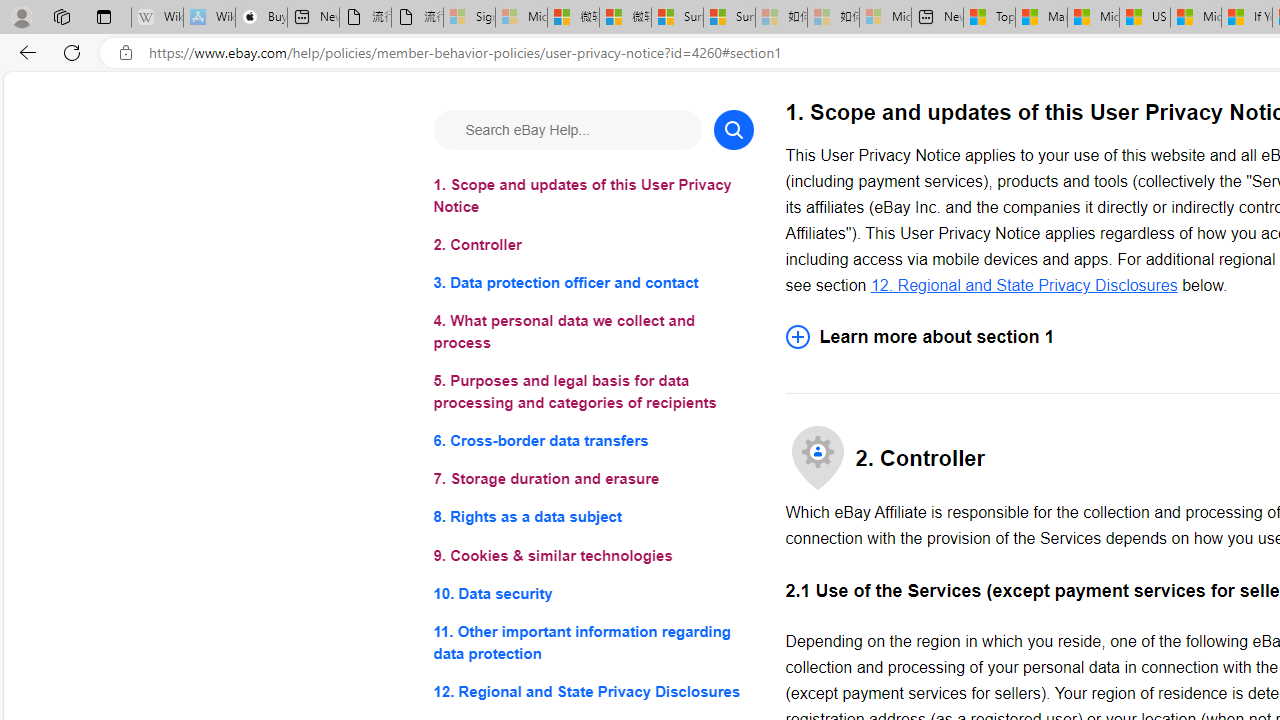  Describe the element at coordinates (592, 592) in the screenshot. I see `'10. Data security'` at that location.